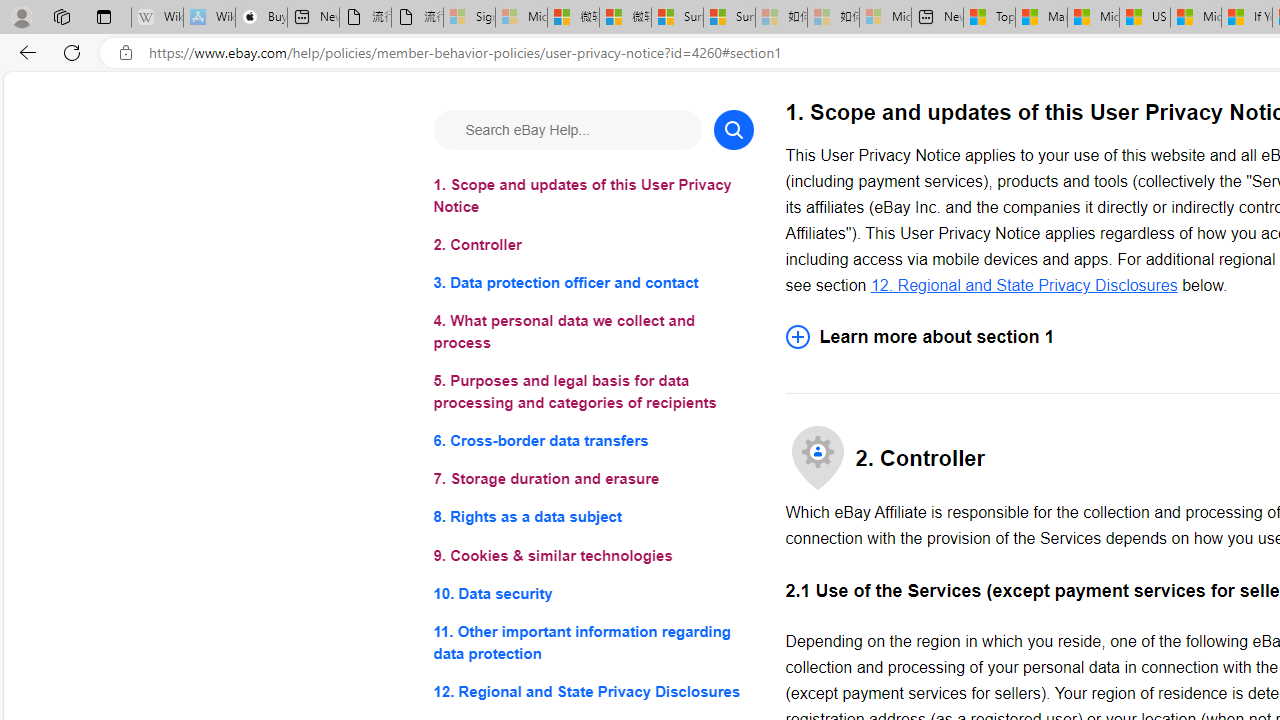  Describe the element at coordinates (592, 592) in the screenshot. I see `'10. Data security'` at that location.